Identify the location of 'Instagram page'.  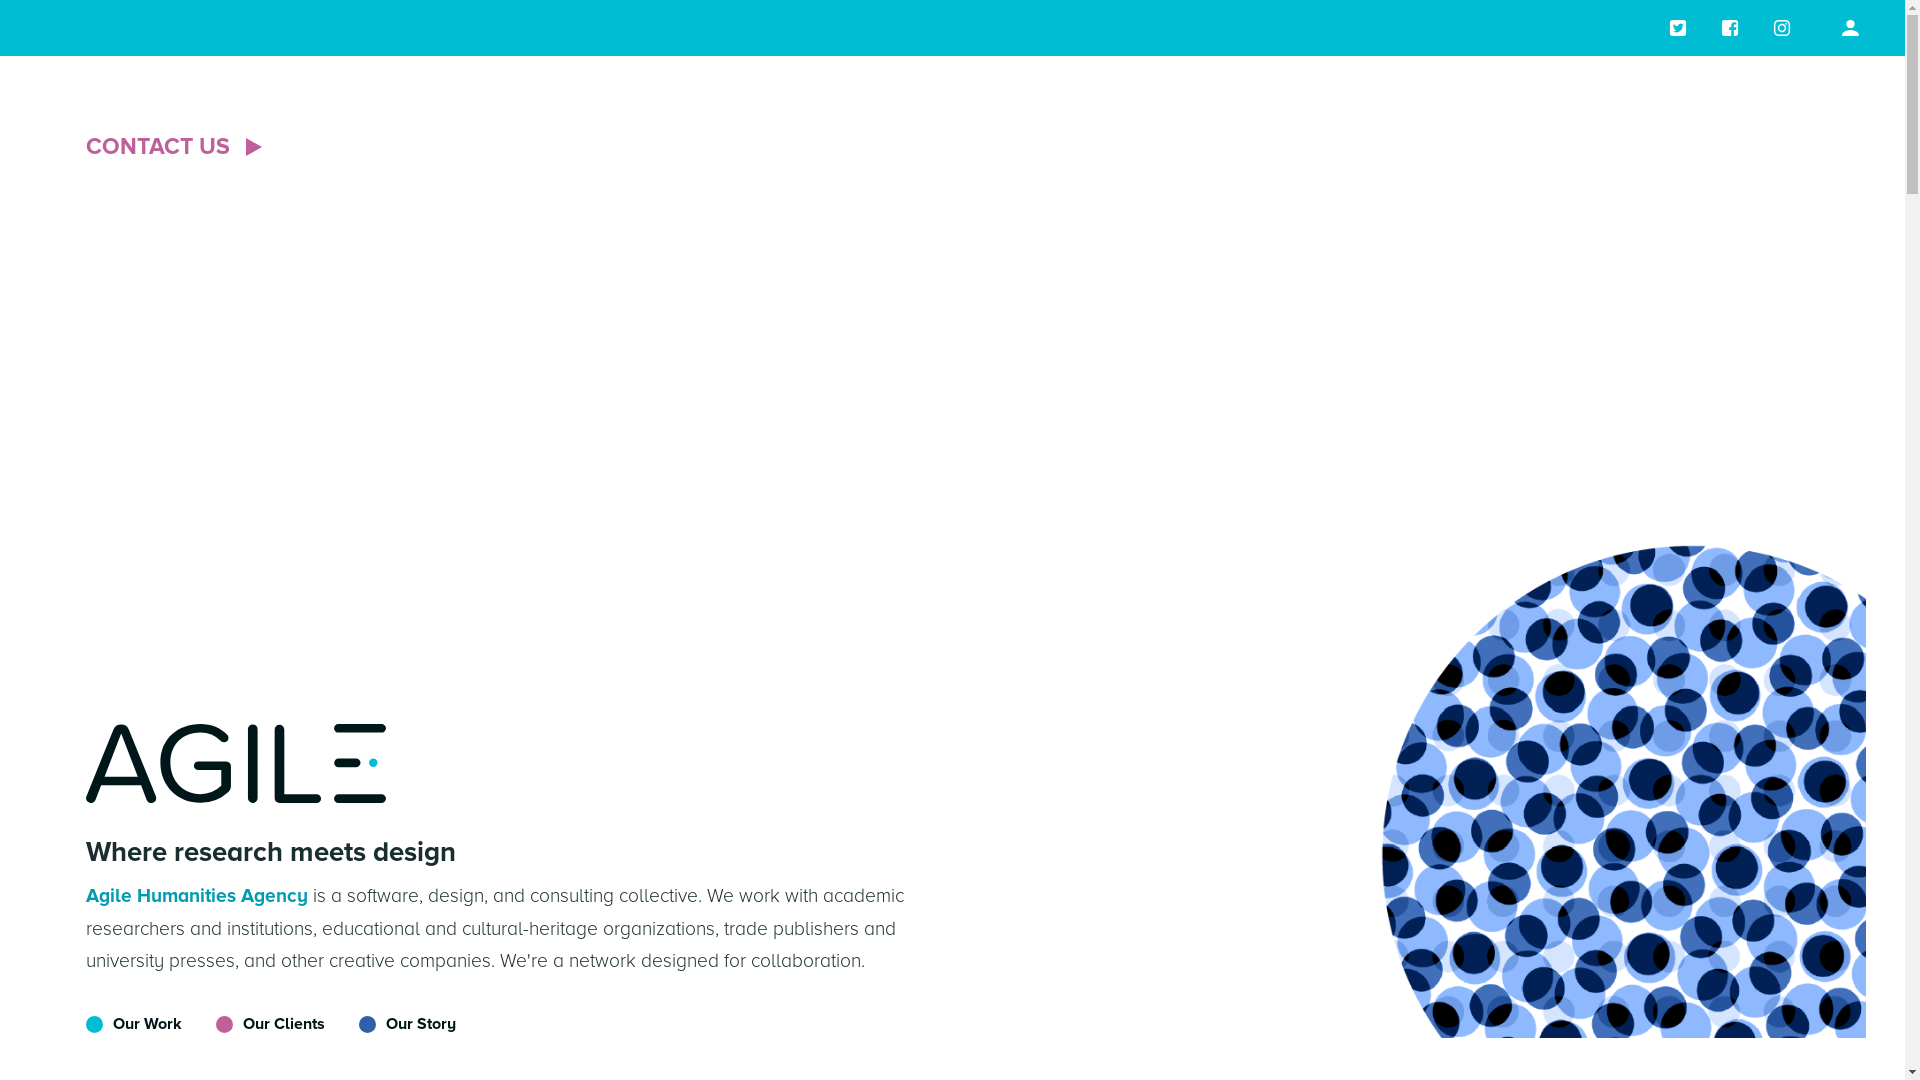
(1781, 27).